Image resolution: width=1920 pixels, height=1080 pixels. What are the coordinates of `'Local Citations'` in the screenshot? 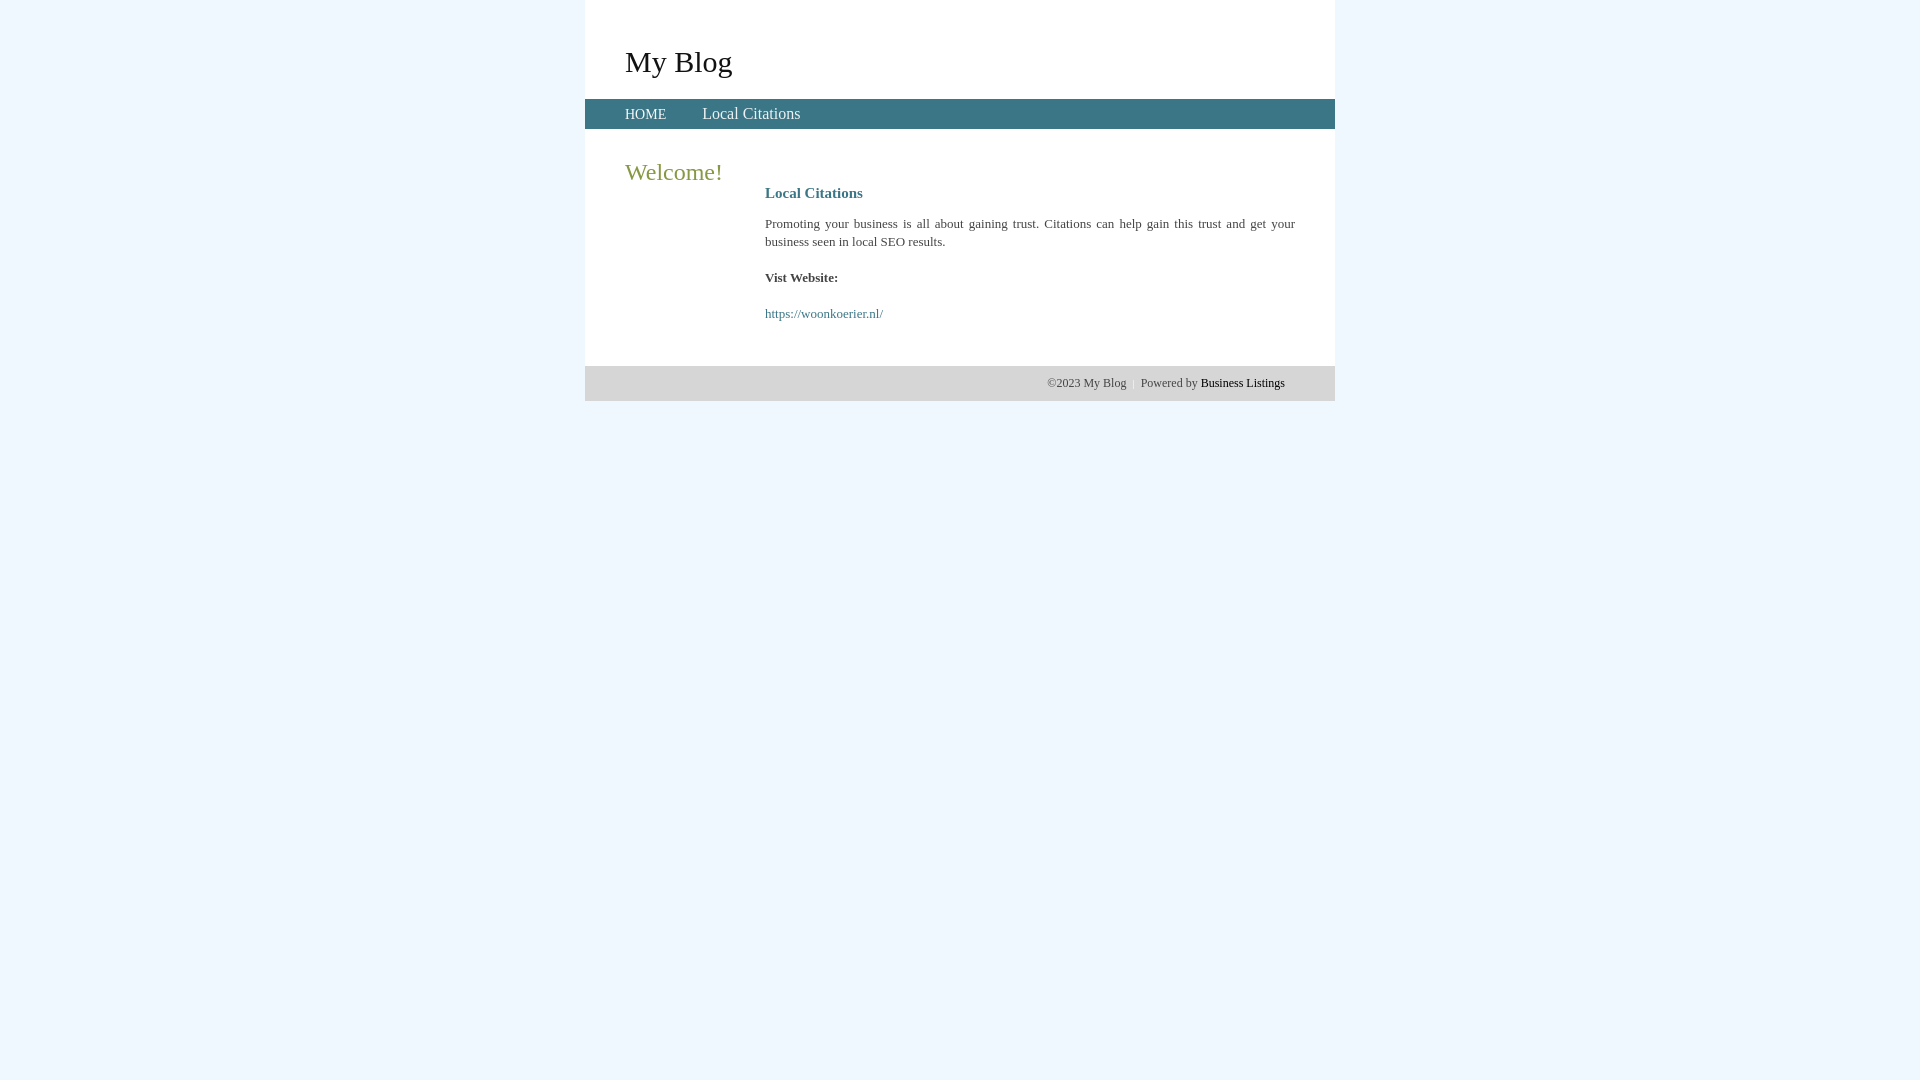 It's located at (749, 113).